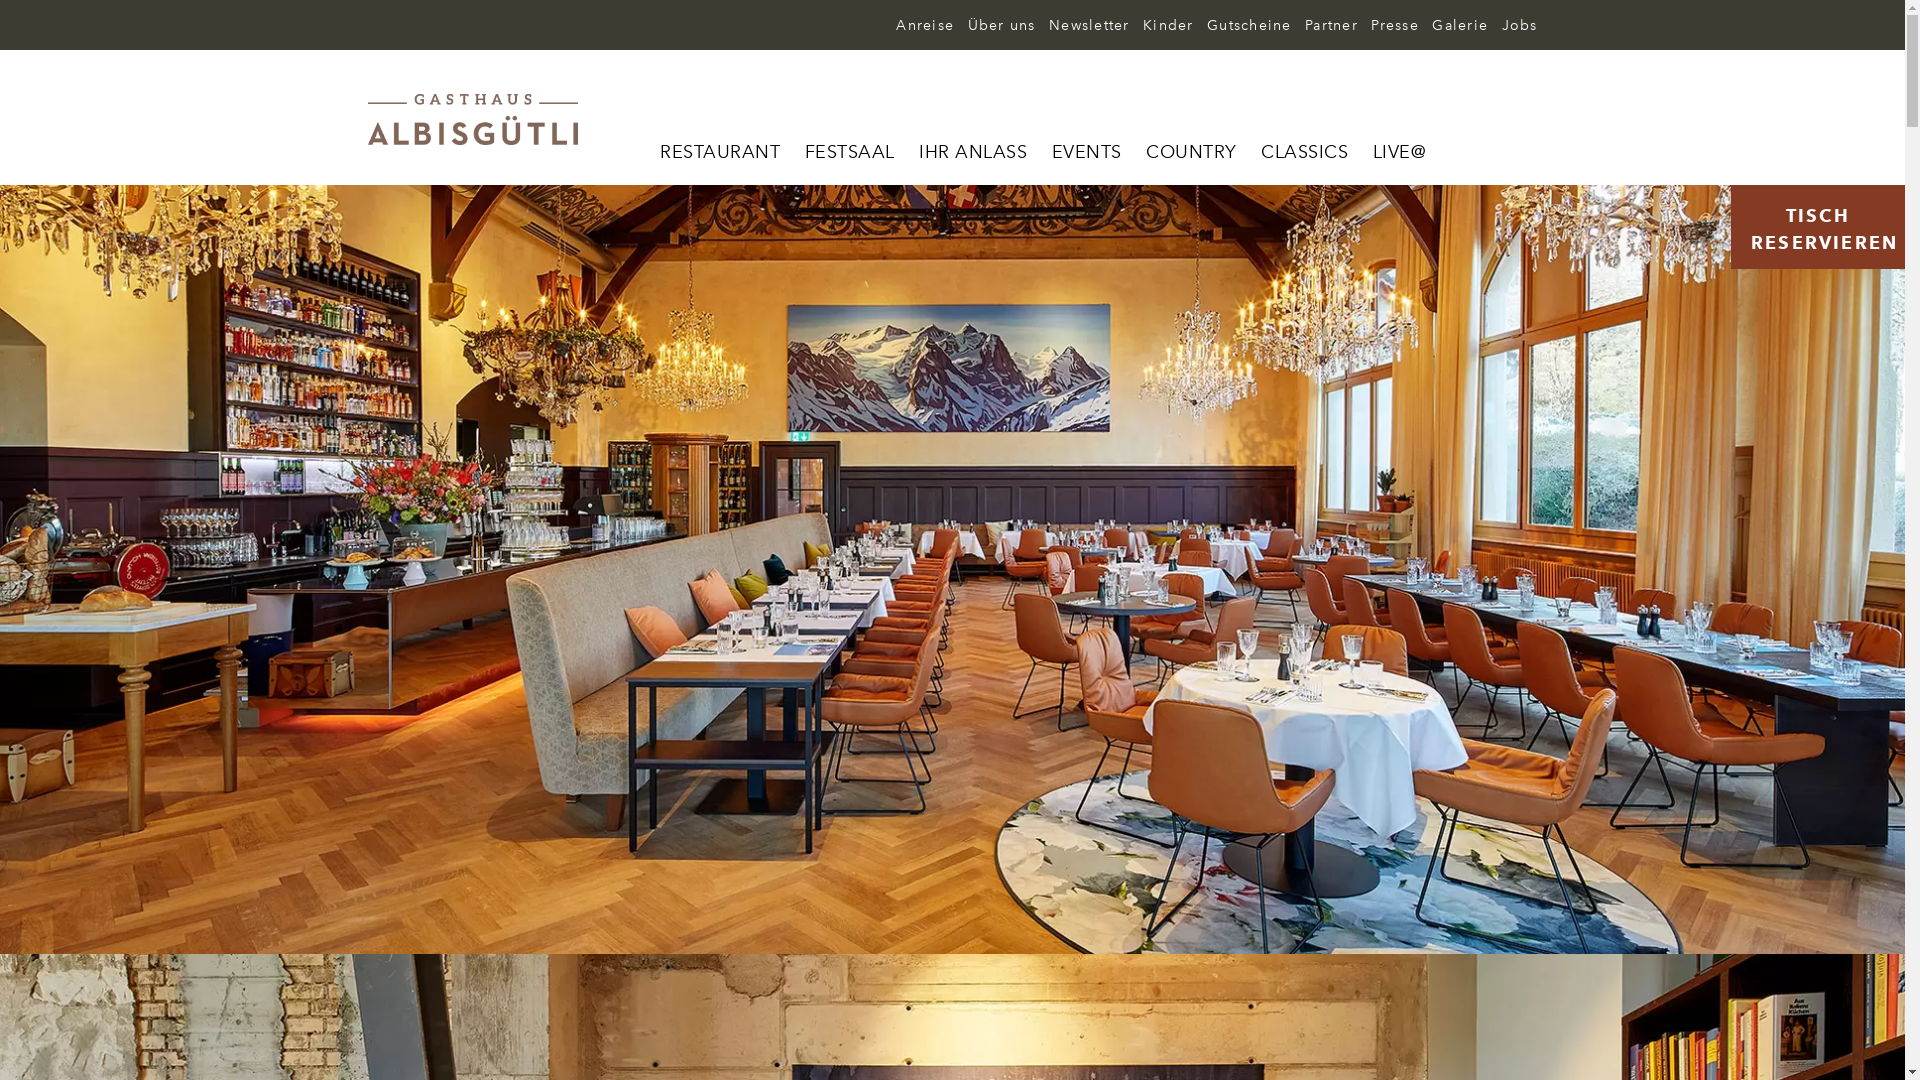 The image size is (1920, 1080). What do you see at coordinates (1326, 26) in the screenshot?
I see `'Partner'` at bounding box center [1326, 26].